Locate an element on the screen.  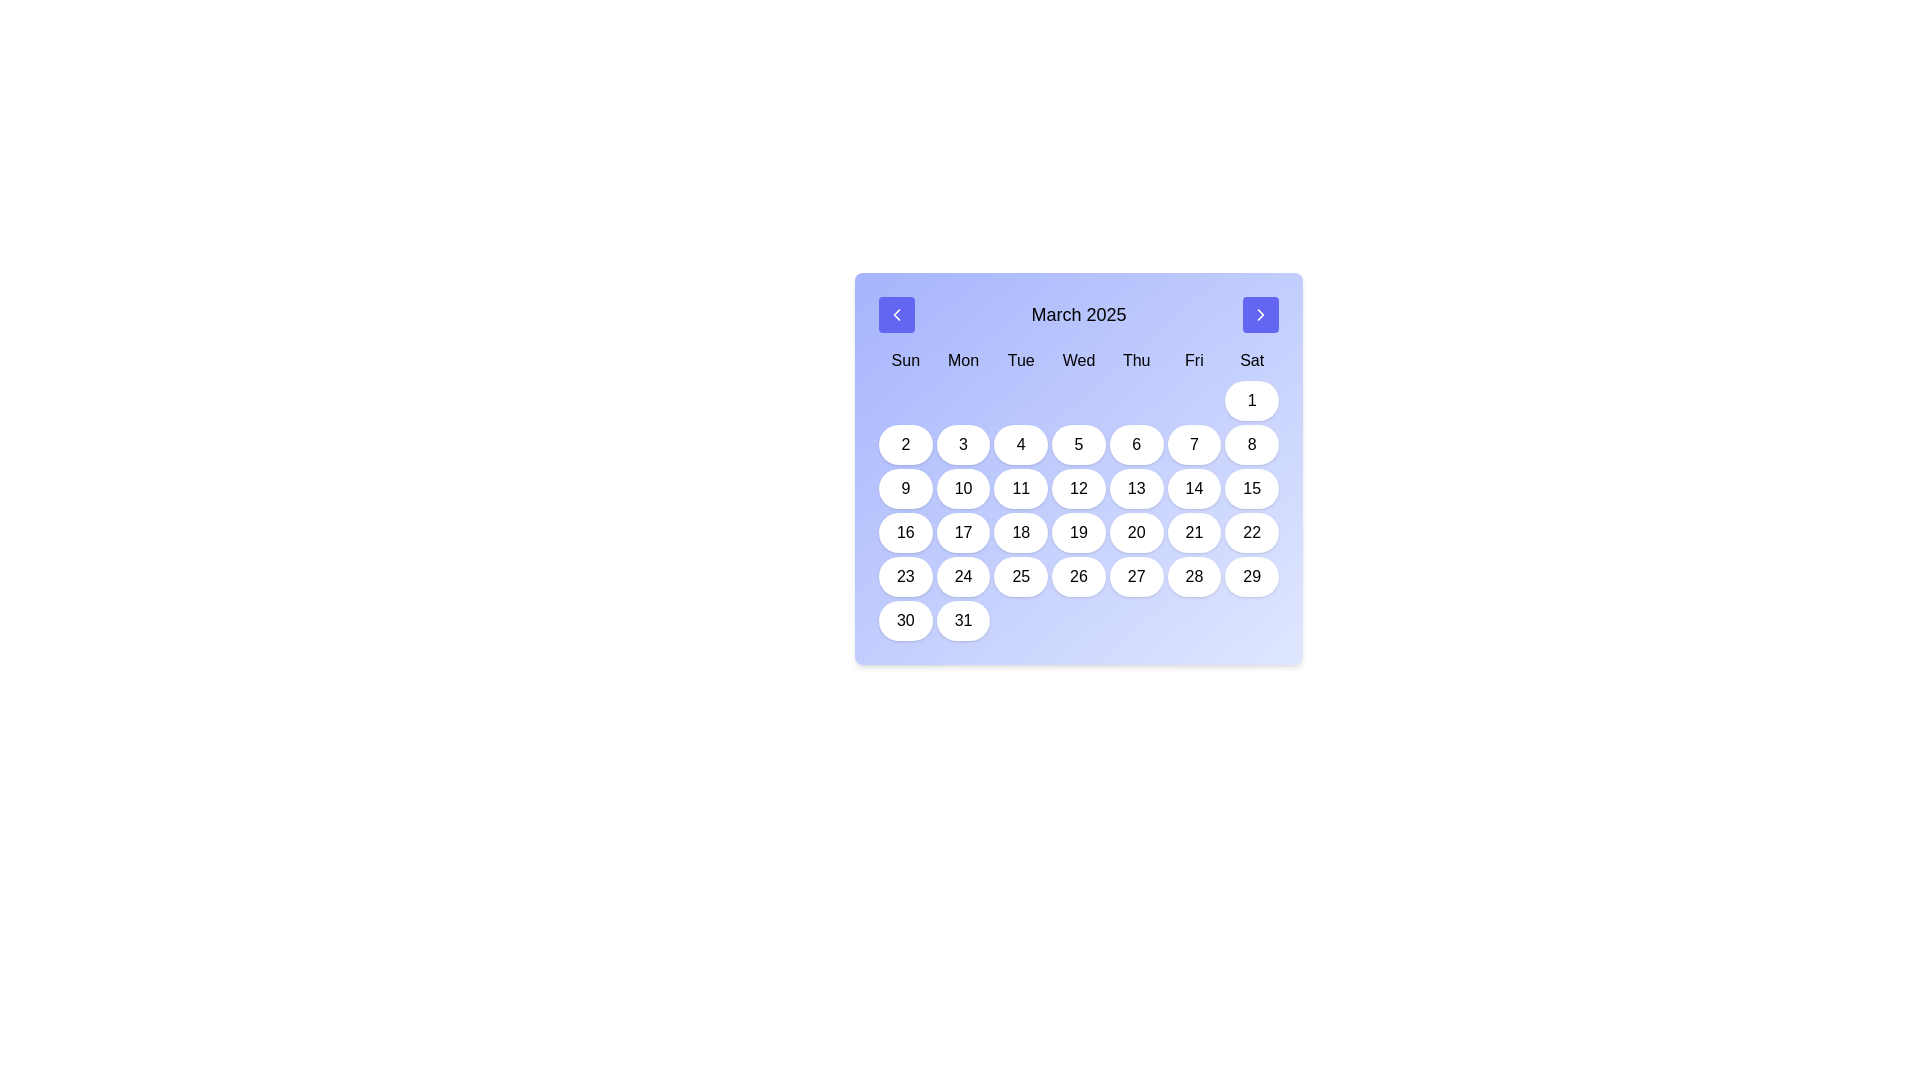
the leftward-pointing chevron icon styled with a rounded, indigo-colored button located at the top-left corner of the calendar interface is located at coordinates (896, 315).